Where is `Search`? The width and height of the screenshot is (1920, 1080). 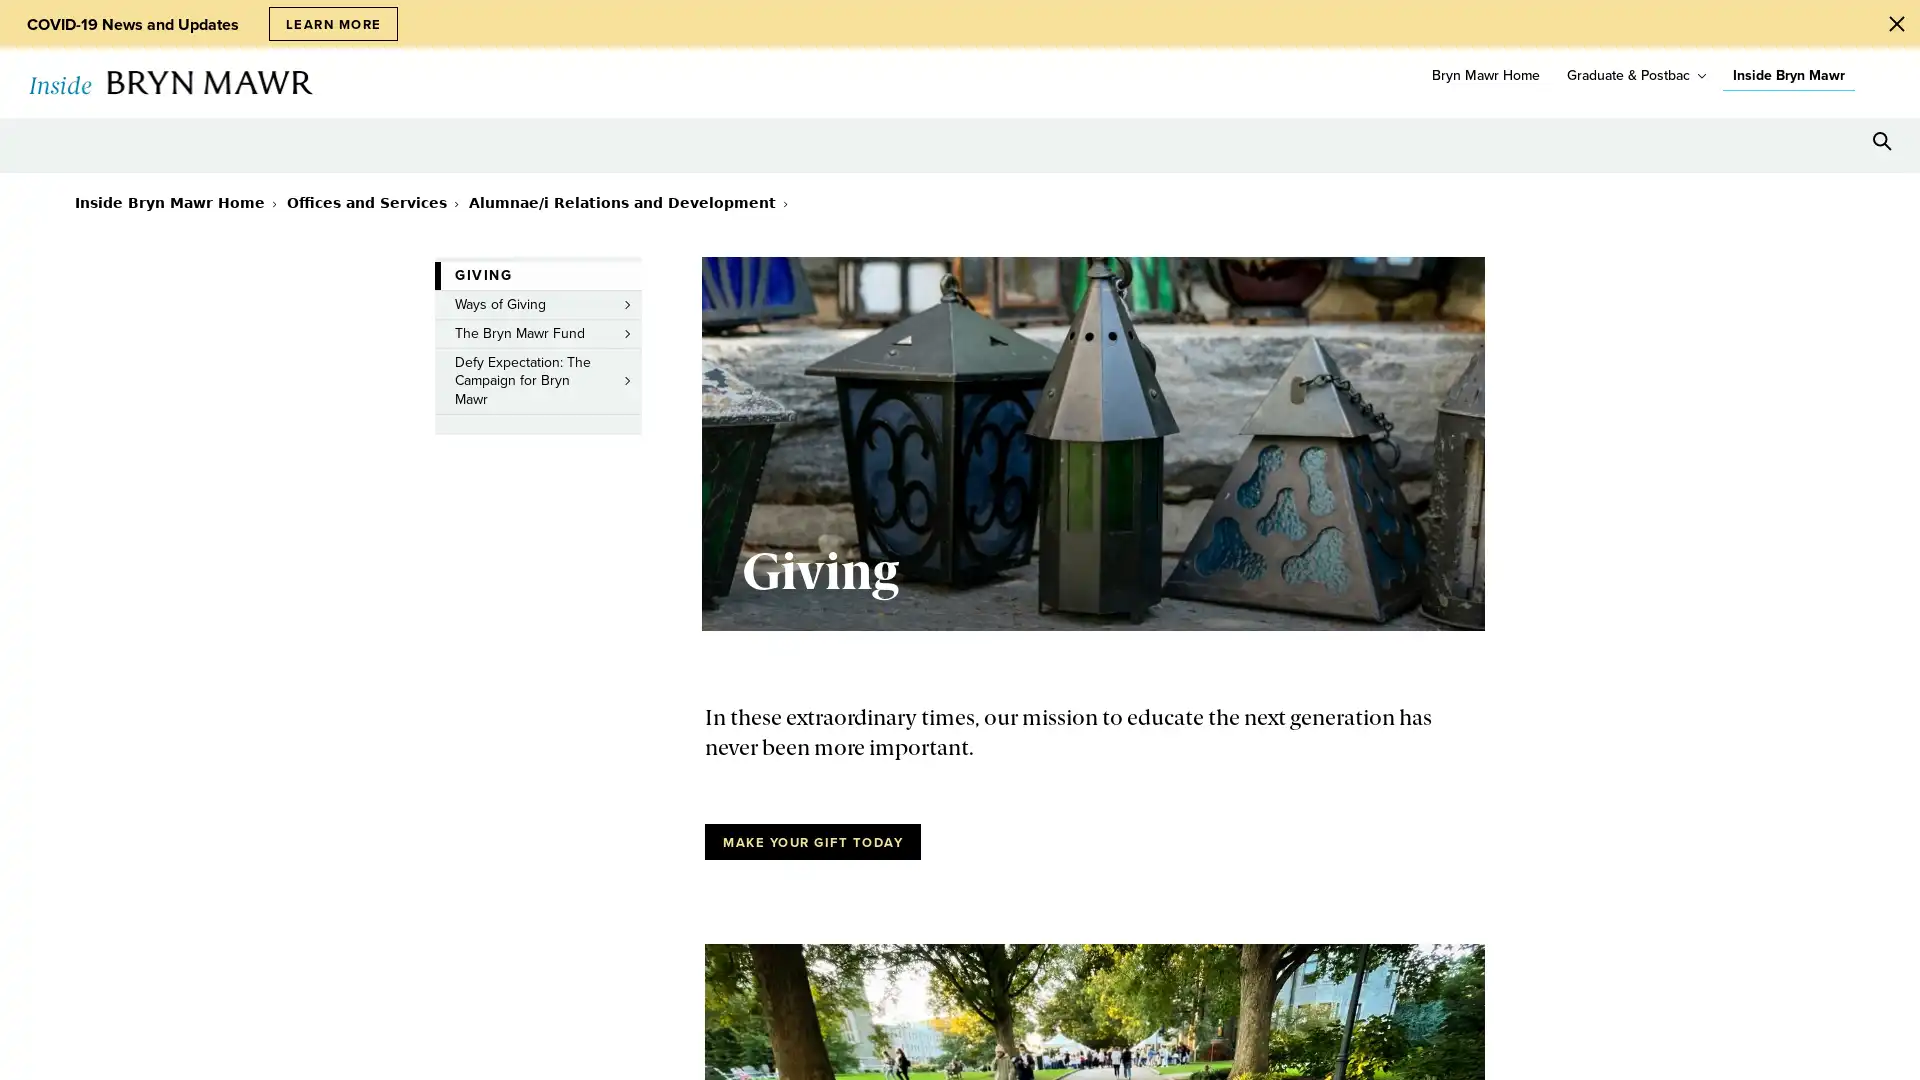
Search is located at coordinates (1880, 140).